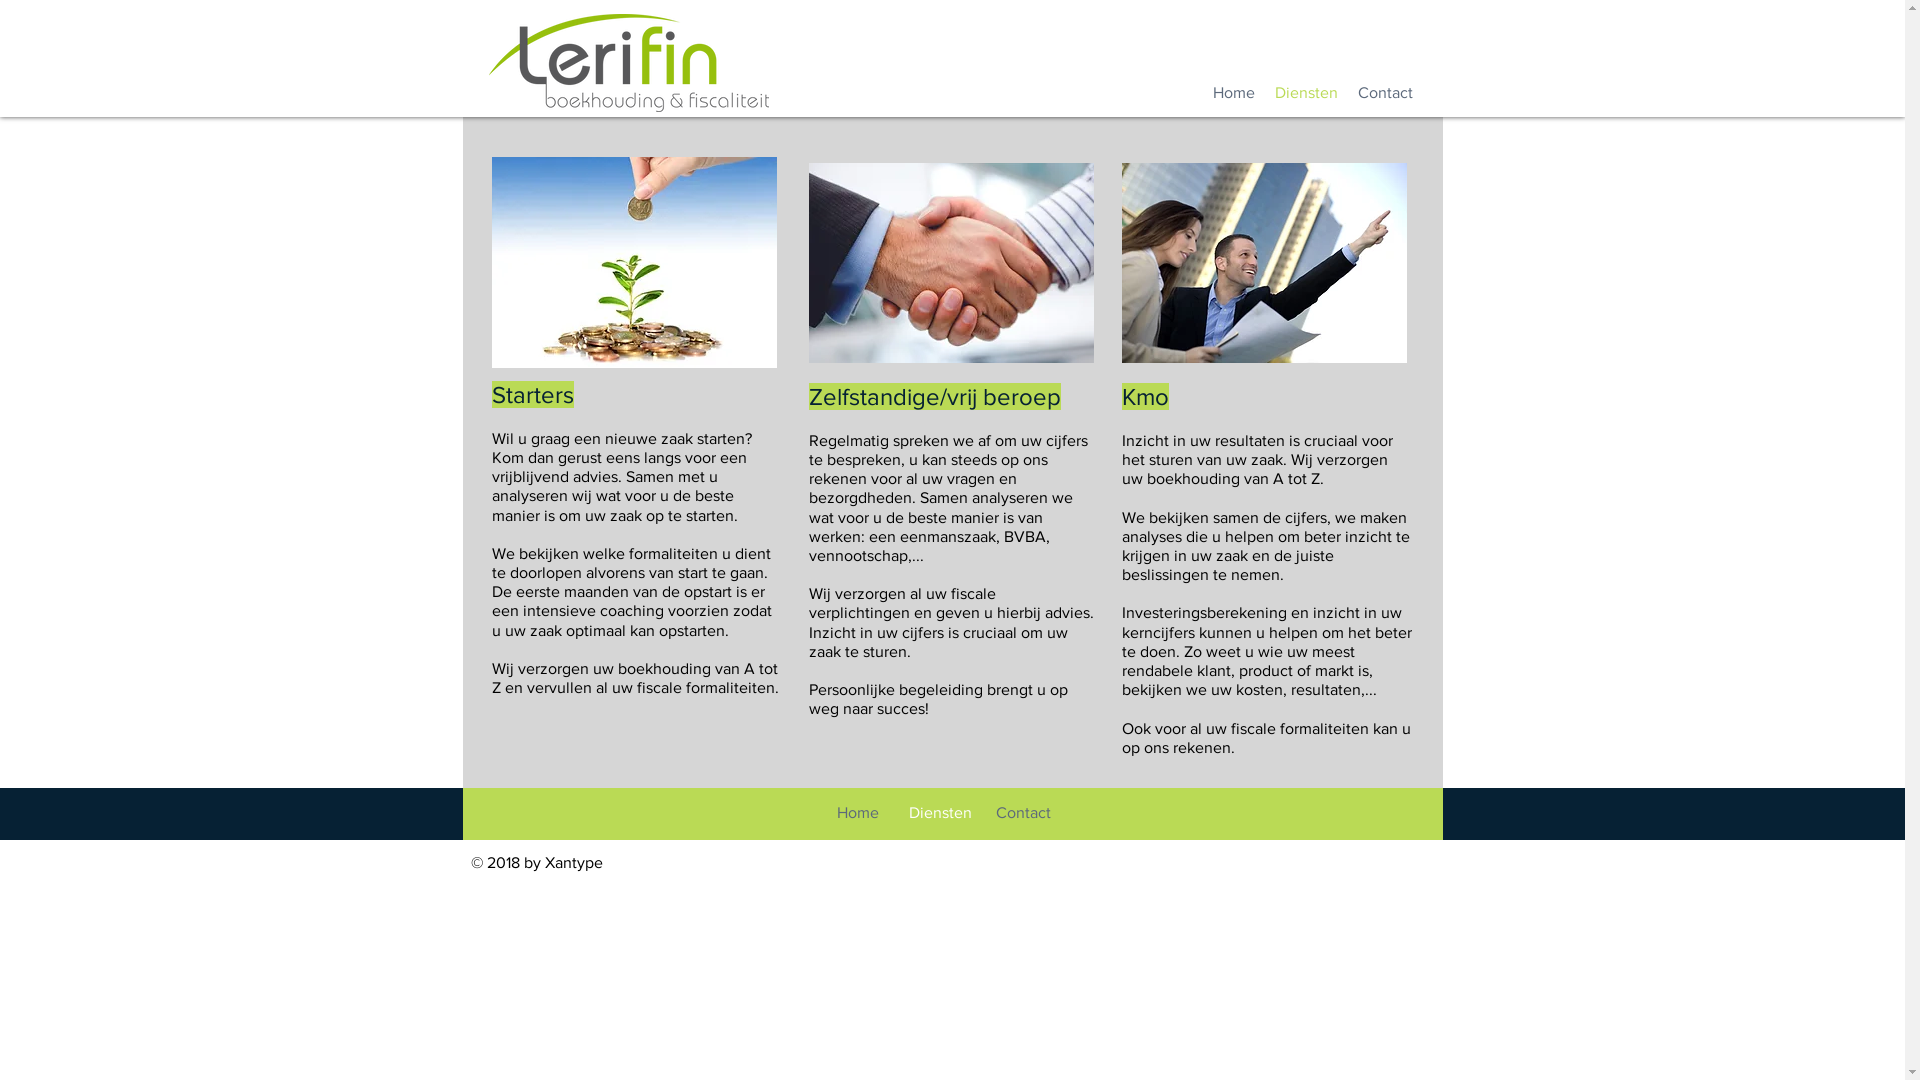 The height and width of the screenshot is (1080, 1920). Describe the element at coordinates (939, 813) in the screenshot. I see `'Diensten'` at that location.